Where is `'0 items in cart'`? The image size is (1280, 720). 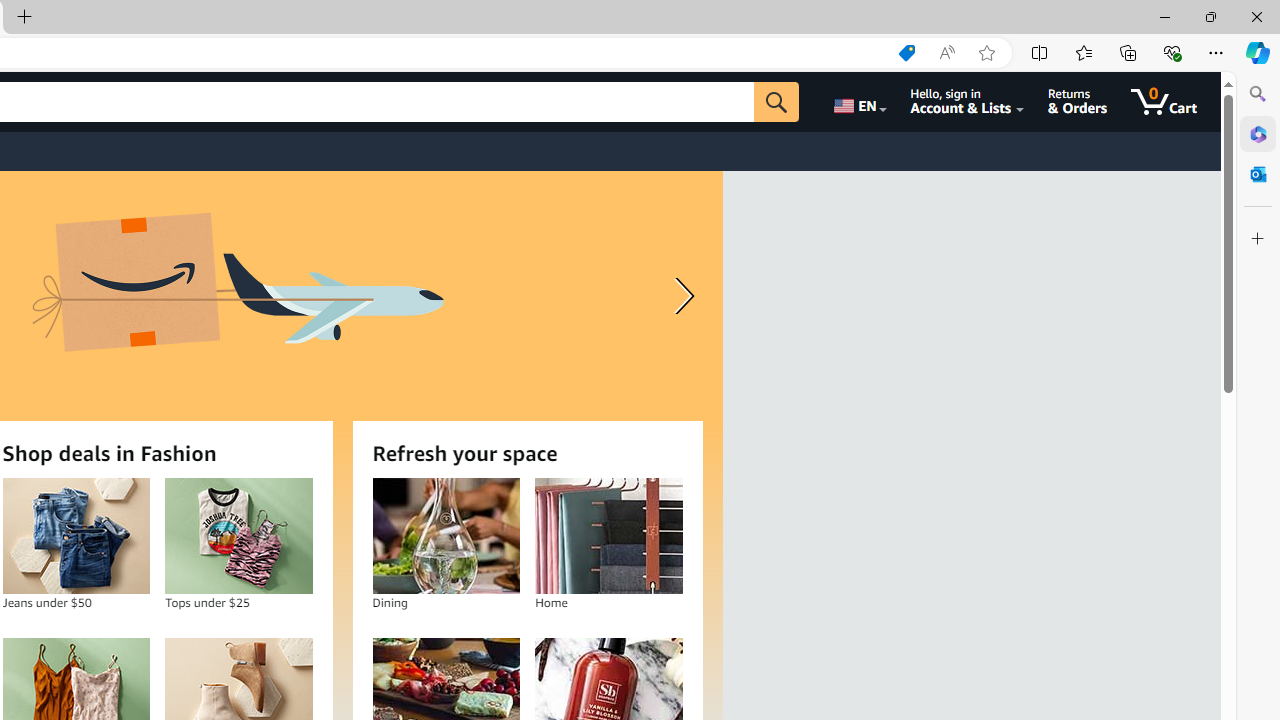
'0 items in cart' is located at coordinates (1164, 101).